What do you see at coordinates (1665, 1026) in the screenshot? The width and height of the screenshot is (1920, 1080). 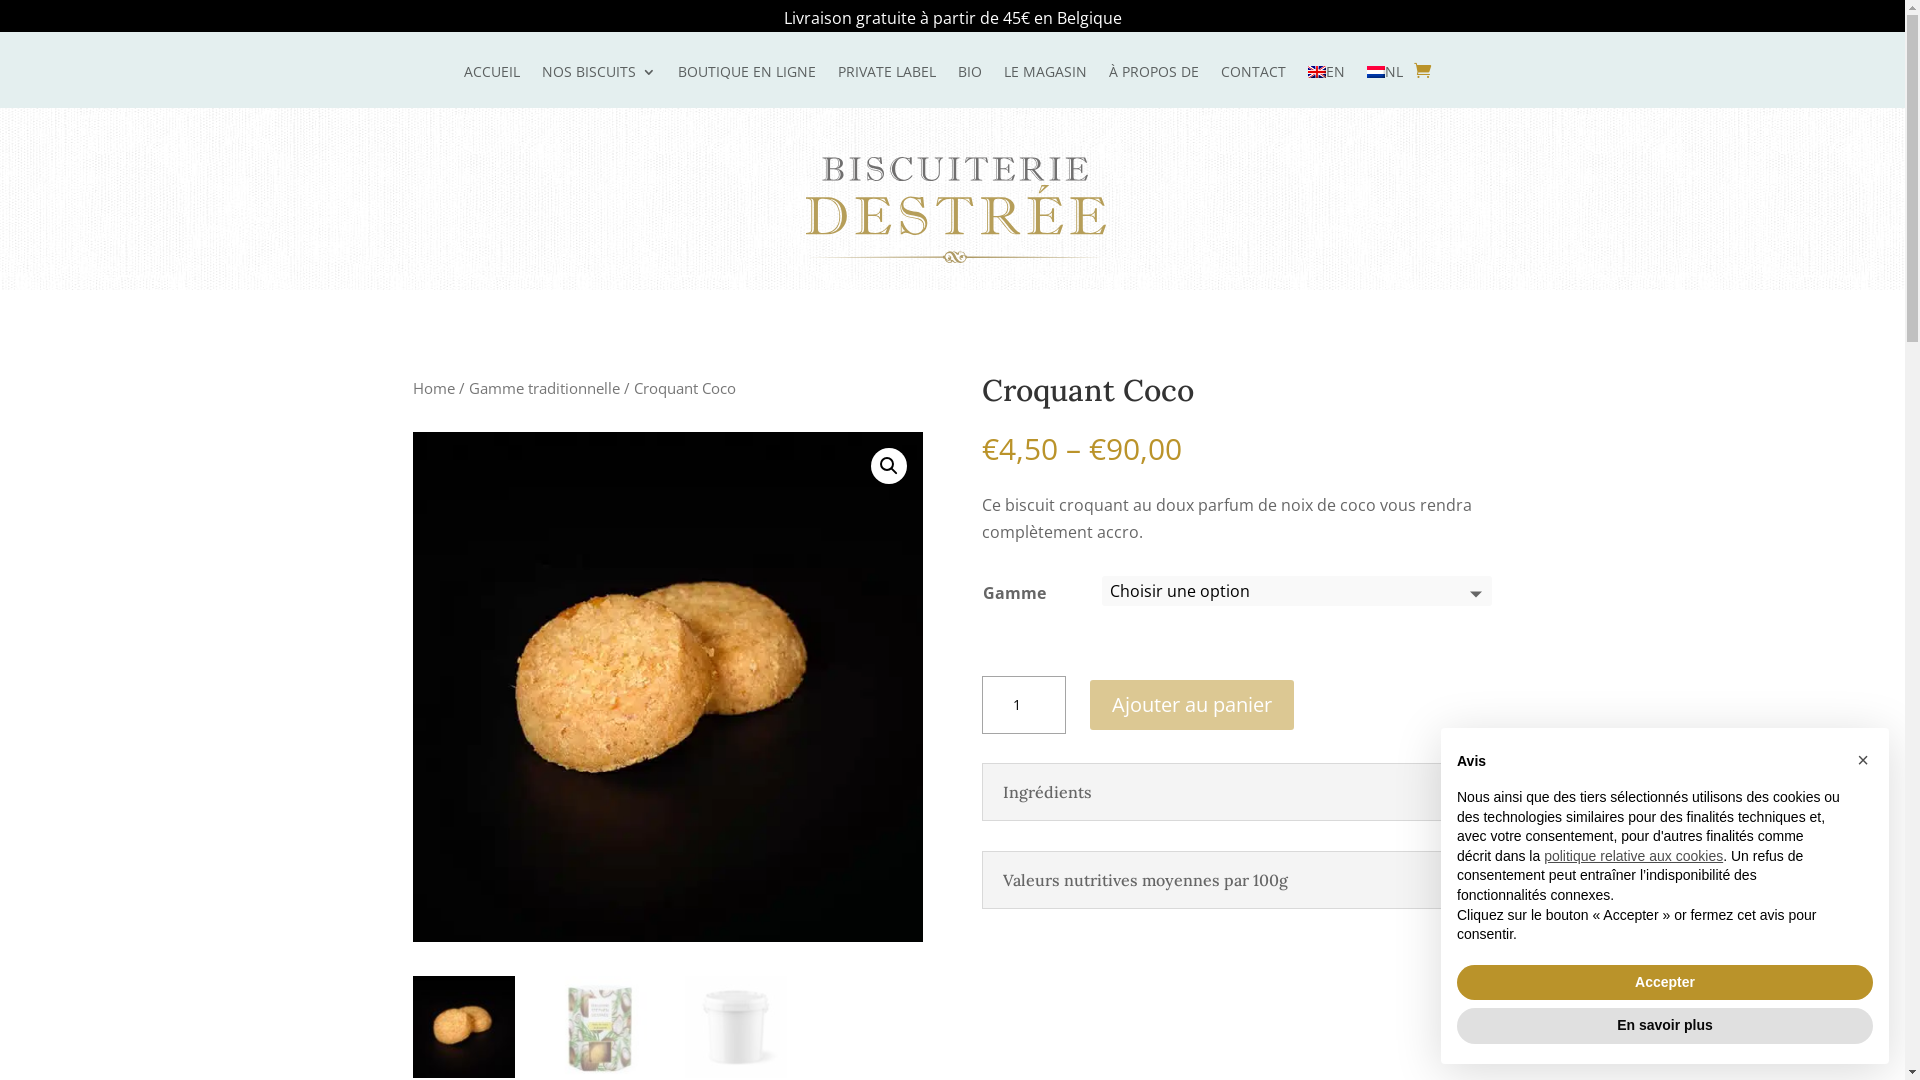 I see `'En savoir plus'` at bounding box center [1665, 1026].